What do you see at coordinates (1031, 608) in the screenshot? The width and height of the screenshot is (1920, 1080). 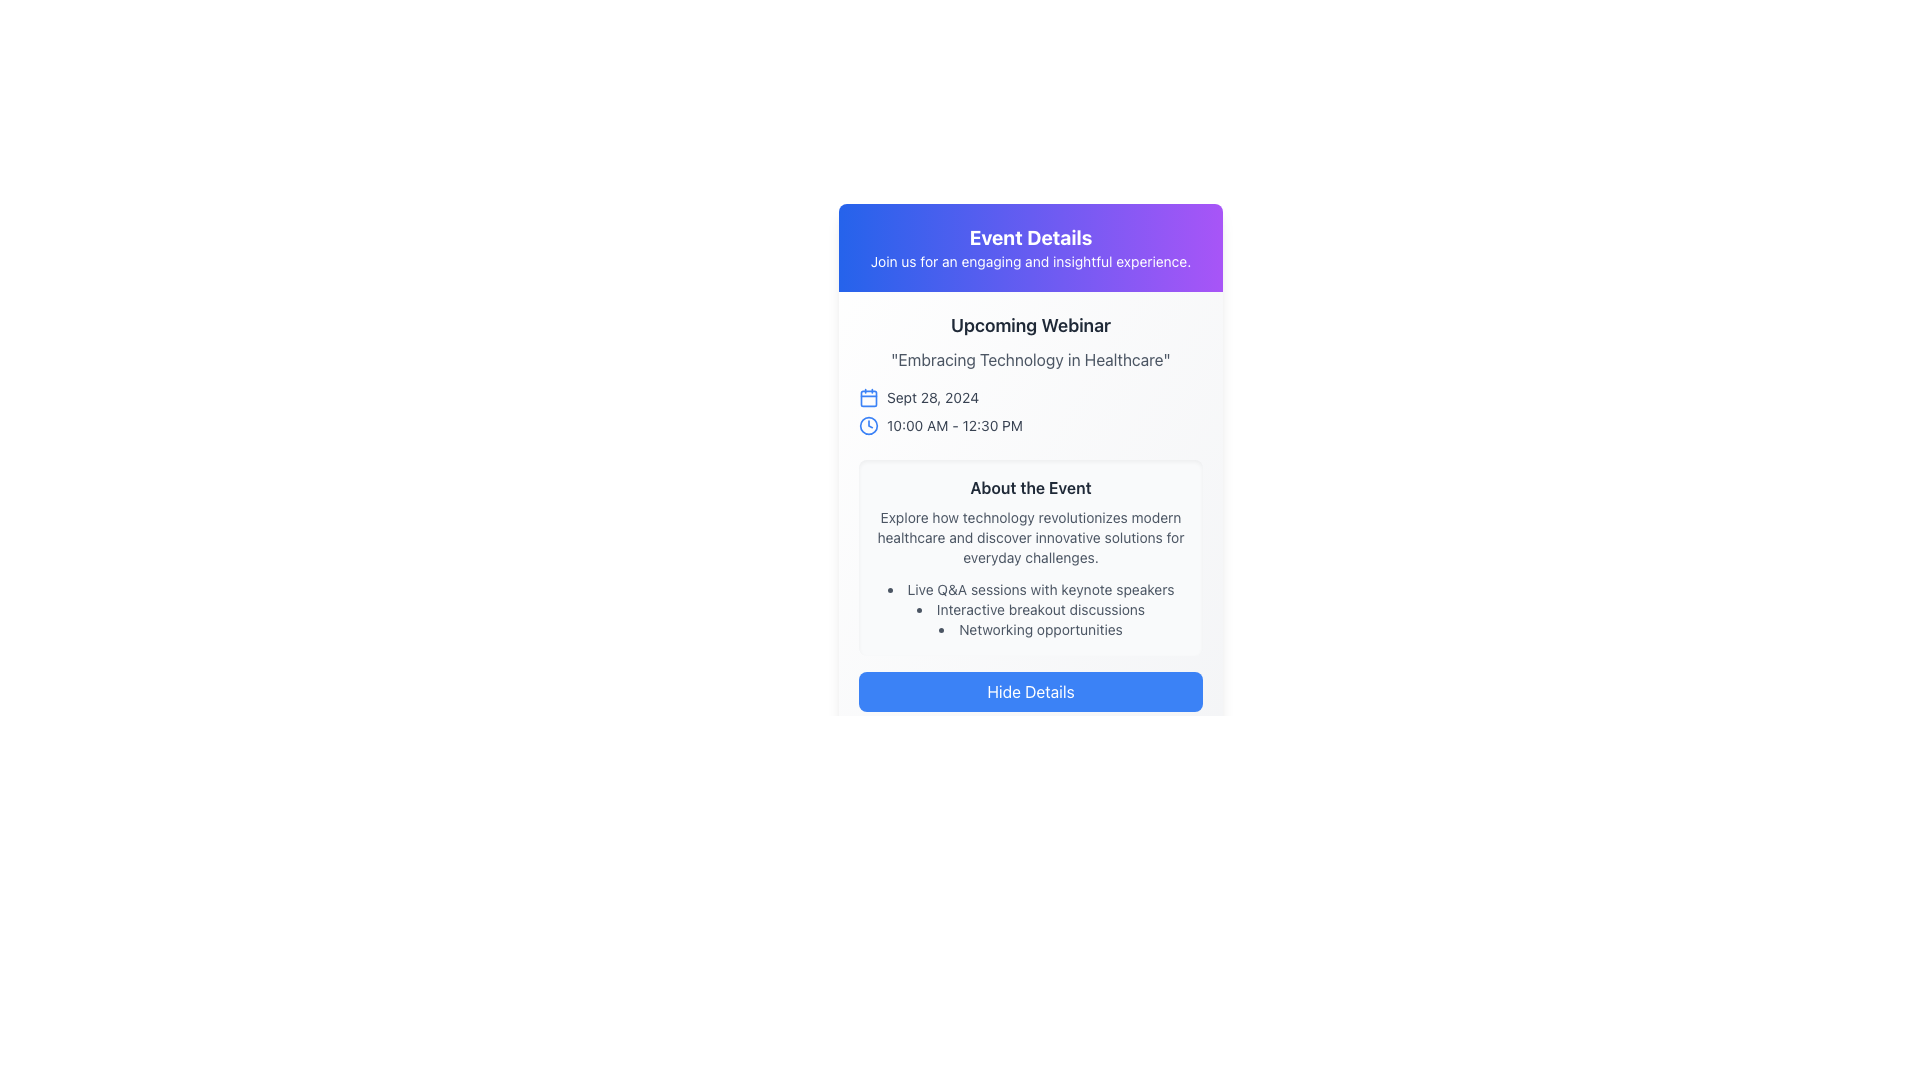 I see `bullet point text that says 'Interactive breakout discussions', located in the 'About the Event' section of the modal window` at bounding box center [1031, 608].